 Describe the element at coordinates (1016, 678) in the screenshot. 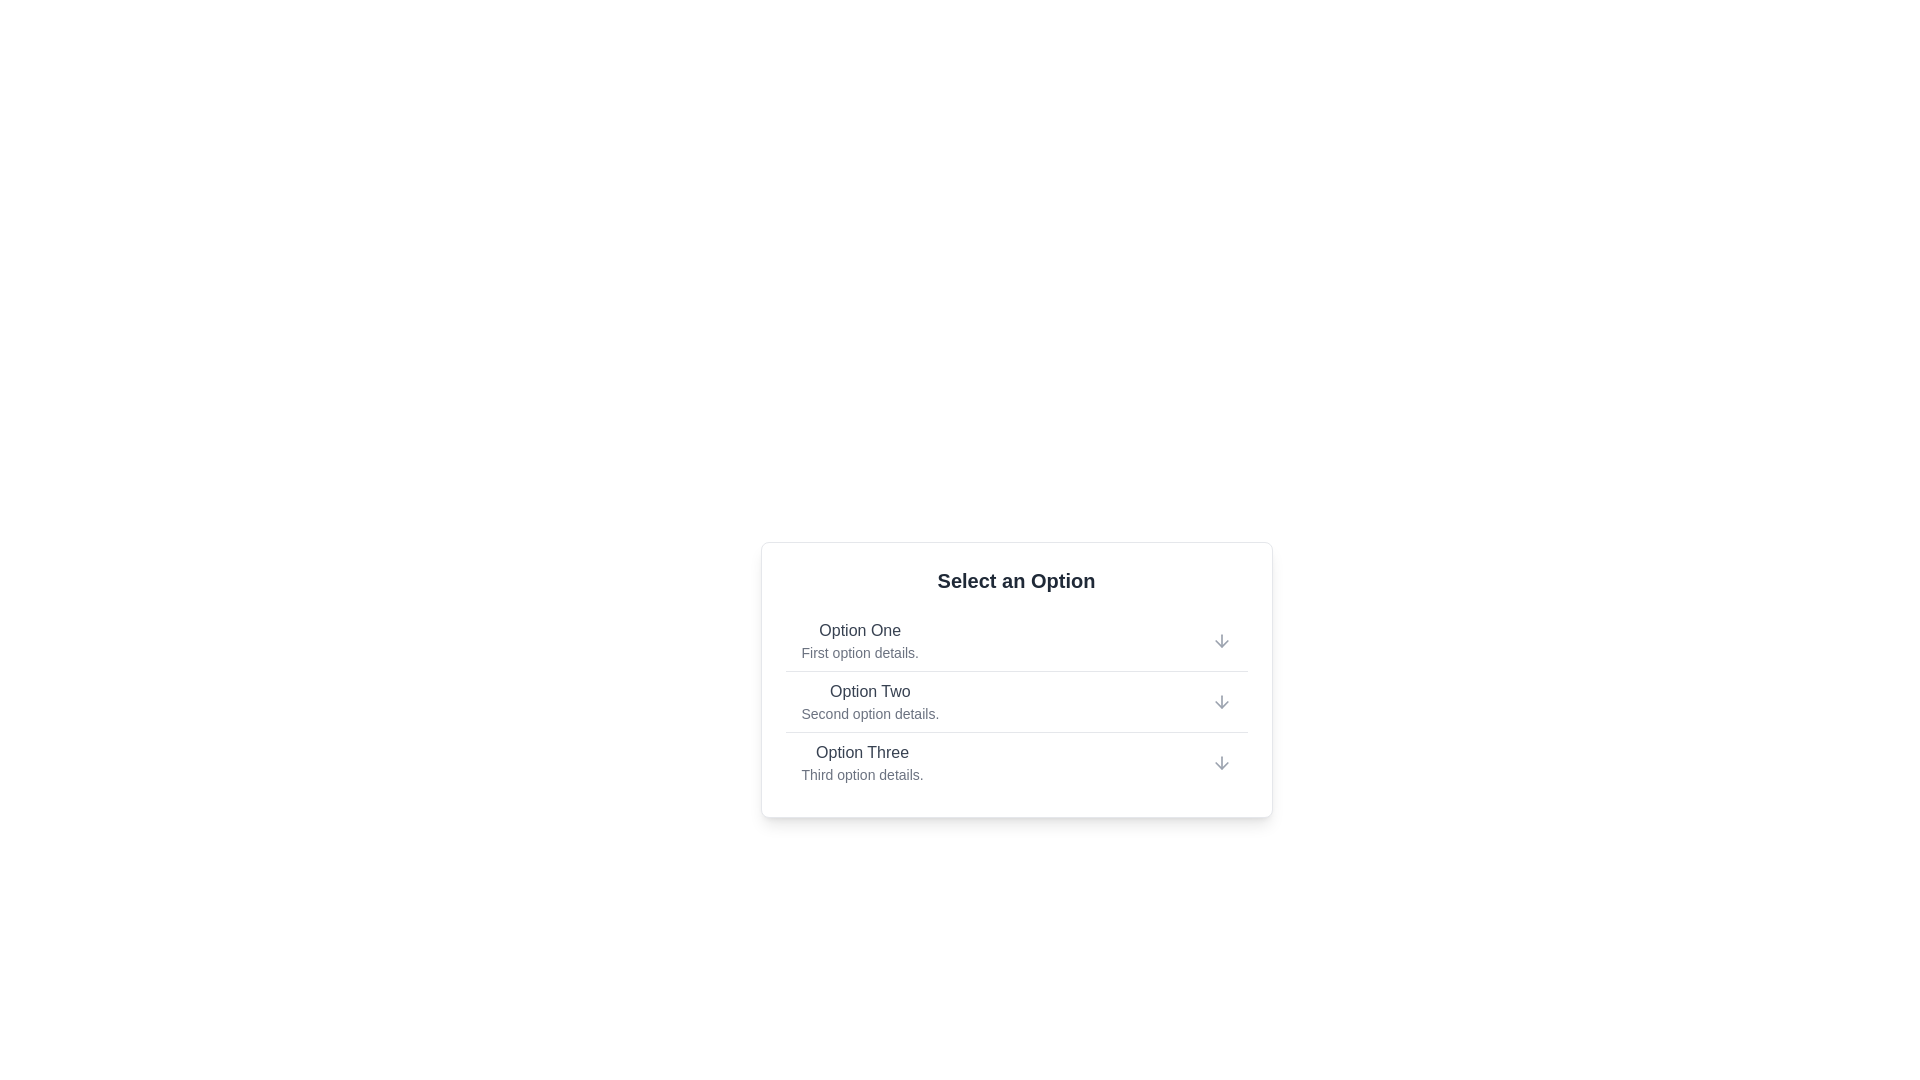

I see `the dropdown option list titled 'Select an Option'` at that location.